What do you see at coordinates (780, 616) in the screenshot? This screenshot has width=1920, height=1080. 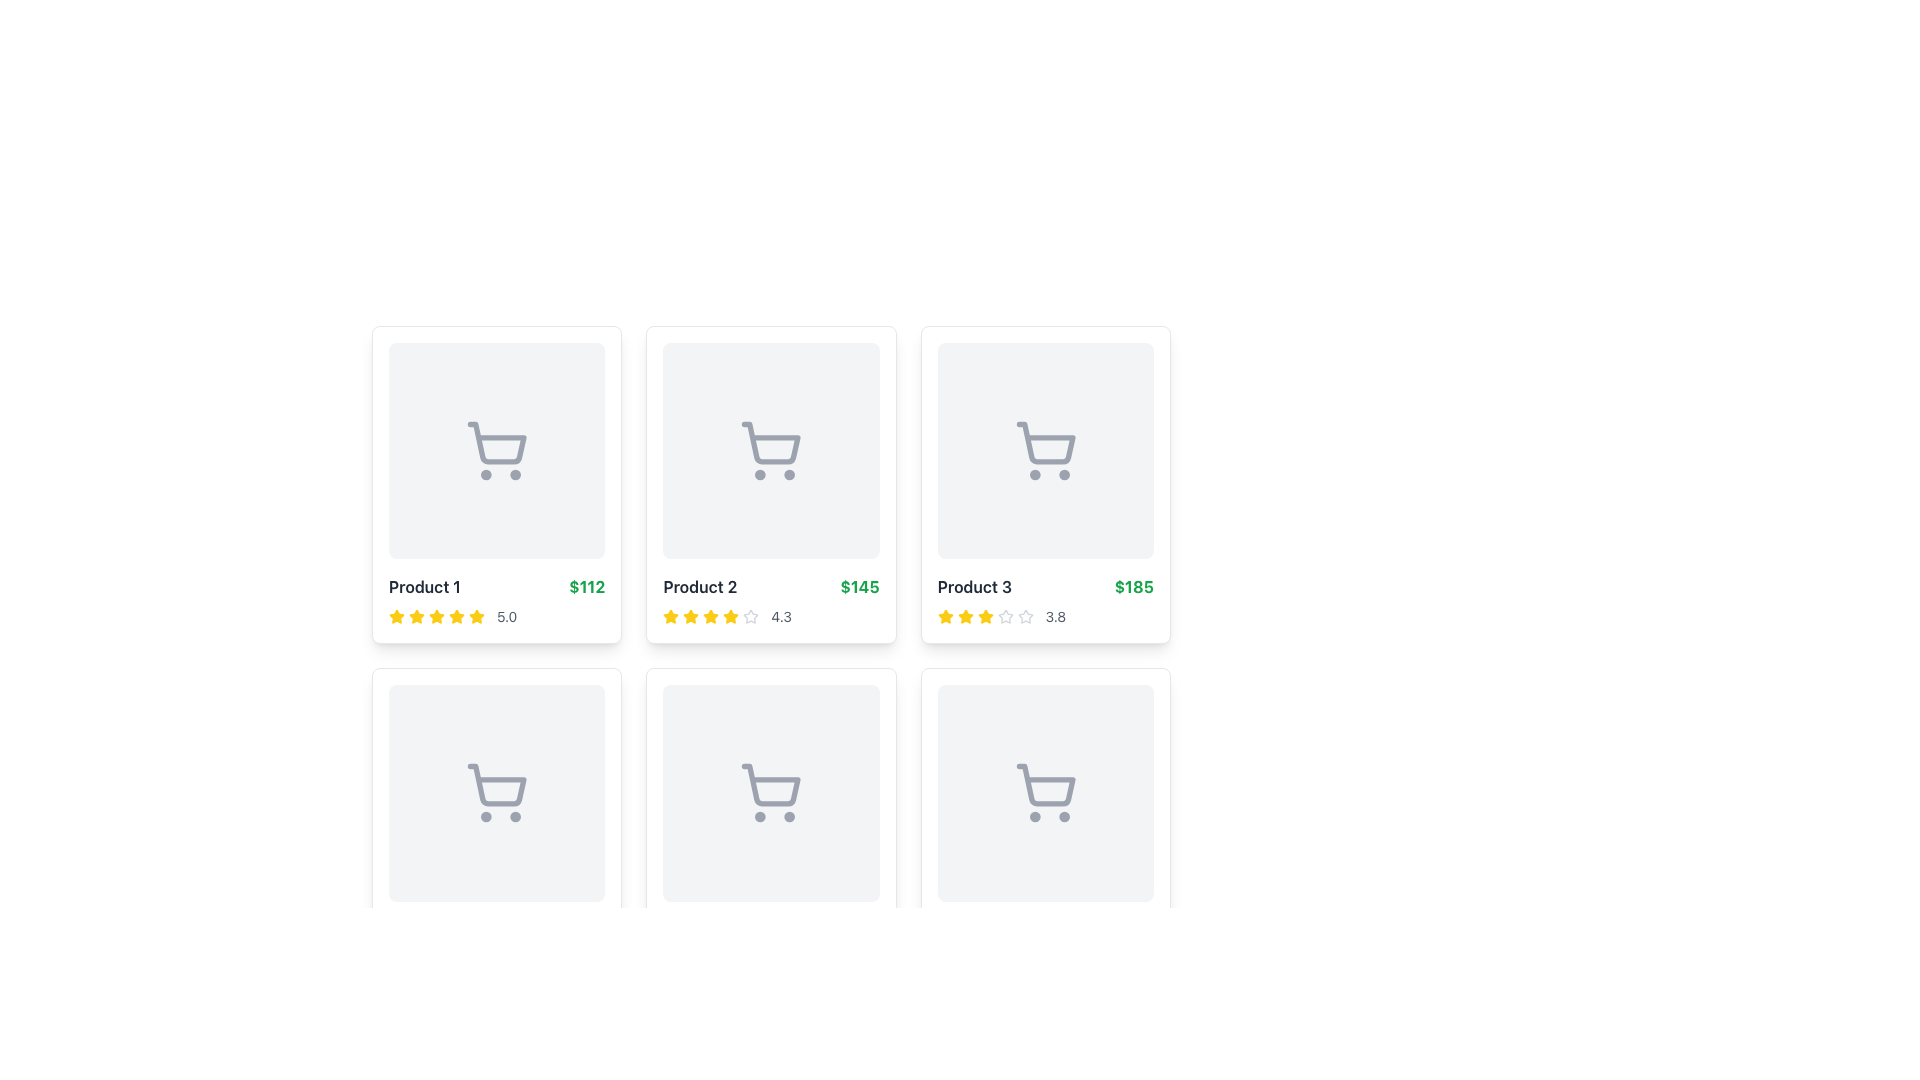 I see `rating value displayed as '4.3' in gray text, located to the right of the star icons in the details section of the second product card` at bounding box center [780, 616].